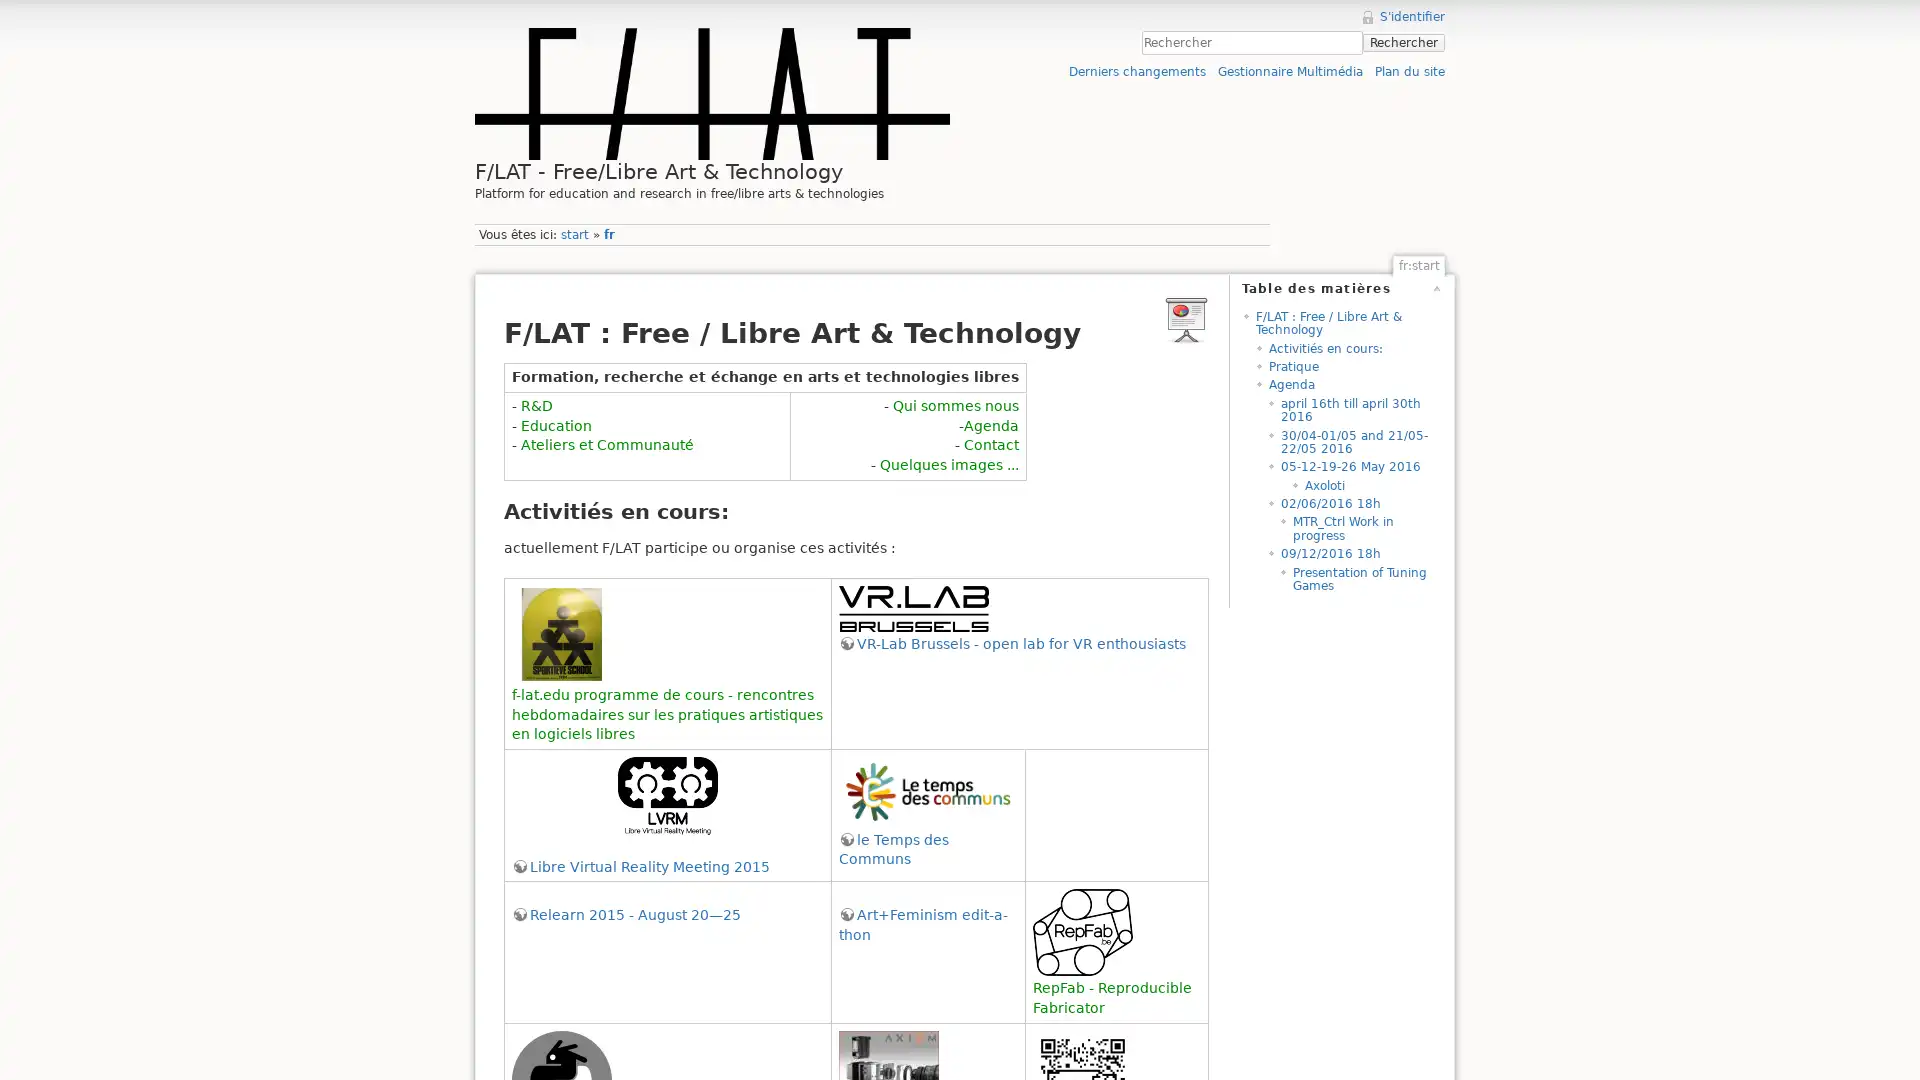  I want to click on Rechercher, so click(1402, 42).